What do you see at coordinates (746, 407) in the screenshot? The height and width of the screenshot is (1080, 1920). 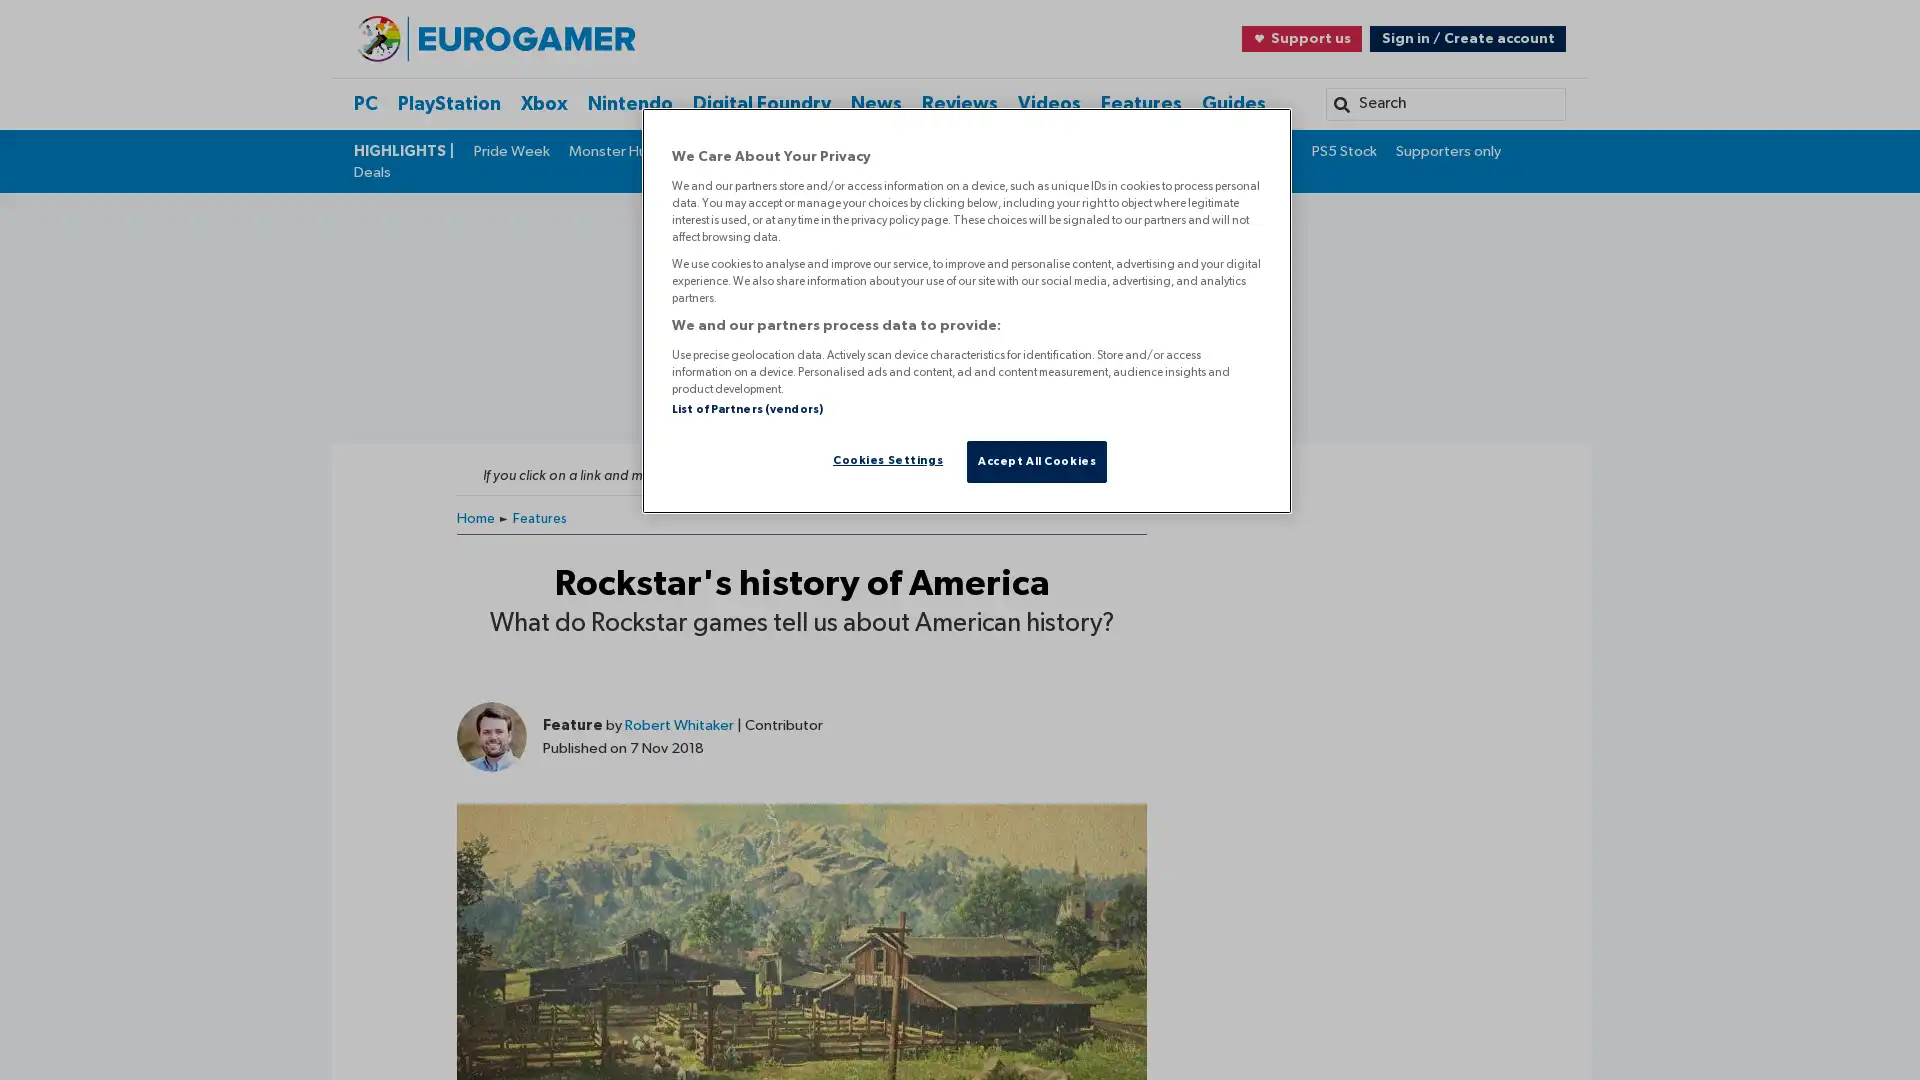 I see `List of Partners (vendors)` at bounding box center [746, 407].